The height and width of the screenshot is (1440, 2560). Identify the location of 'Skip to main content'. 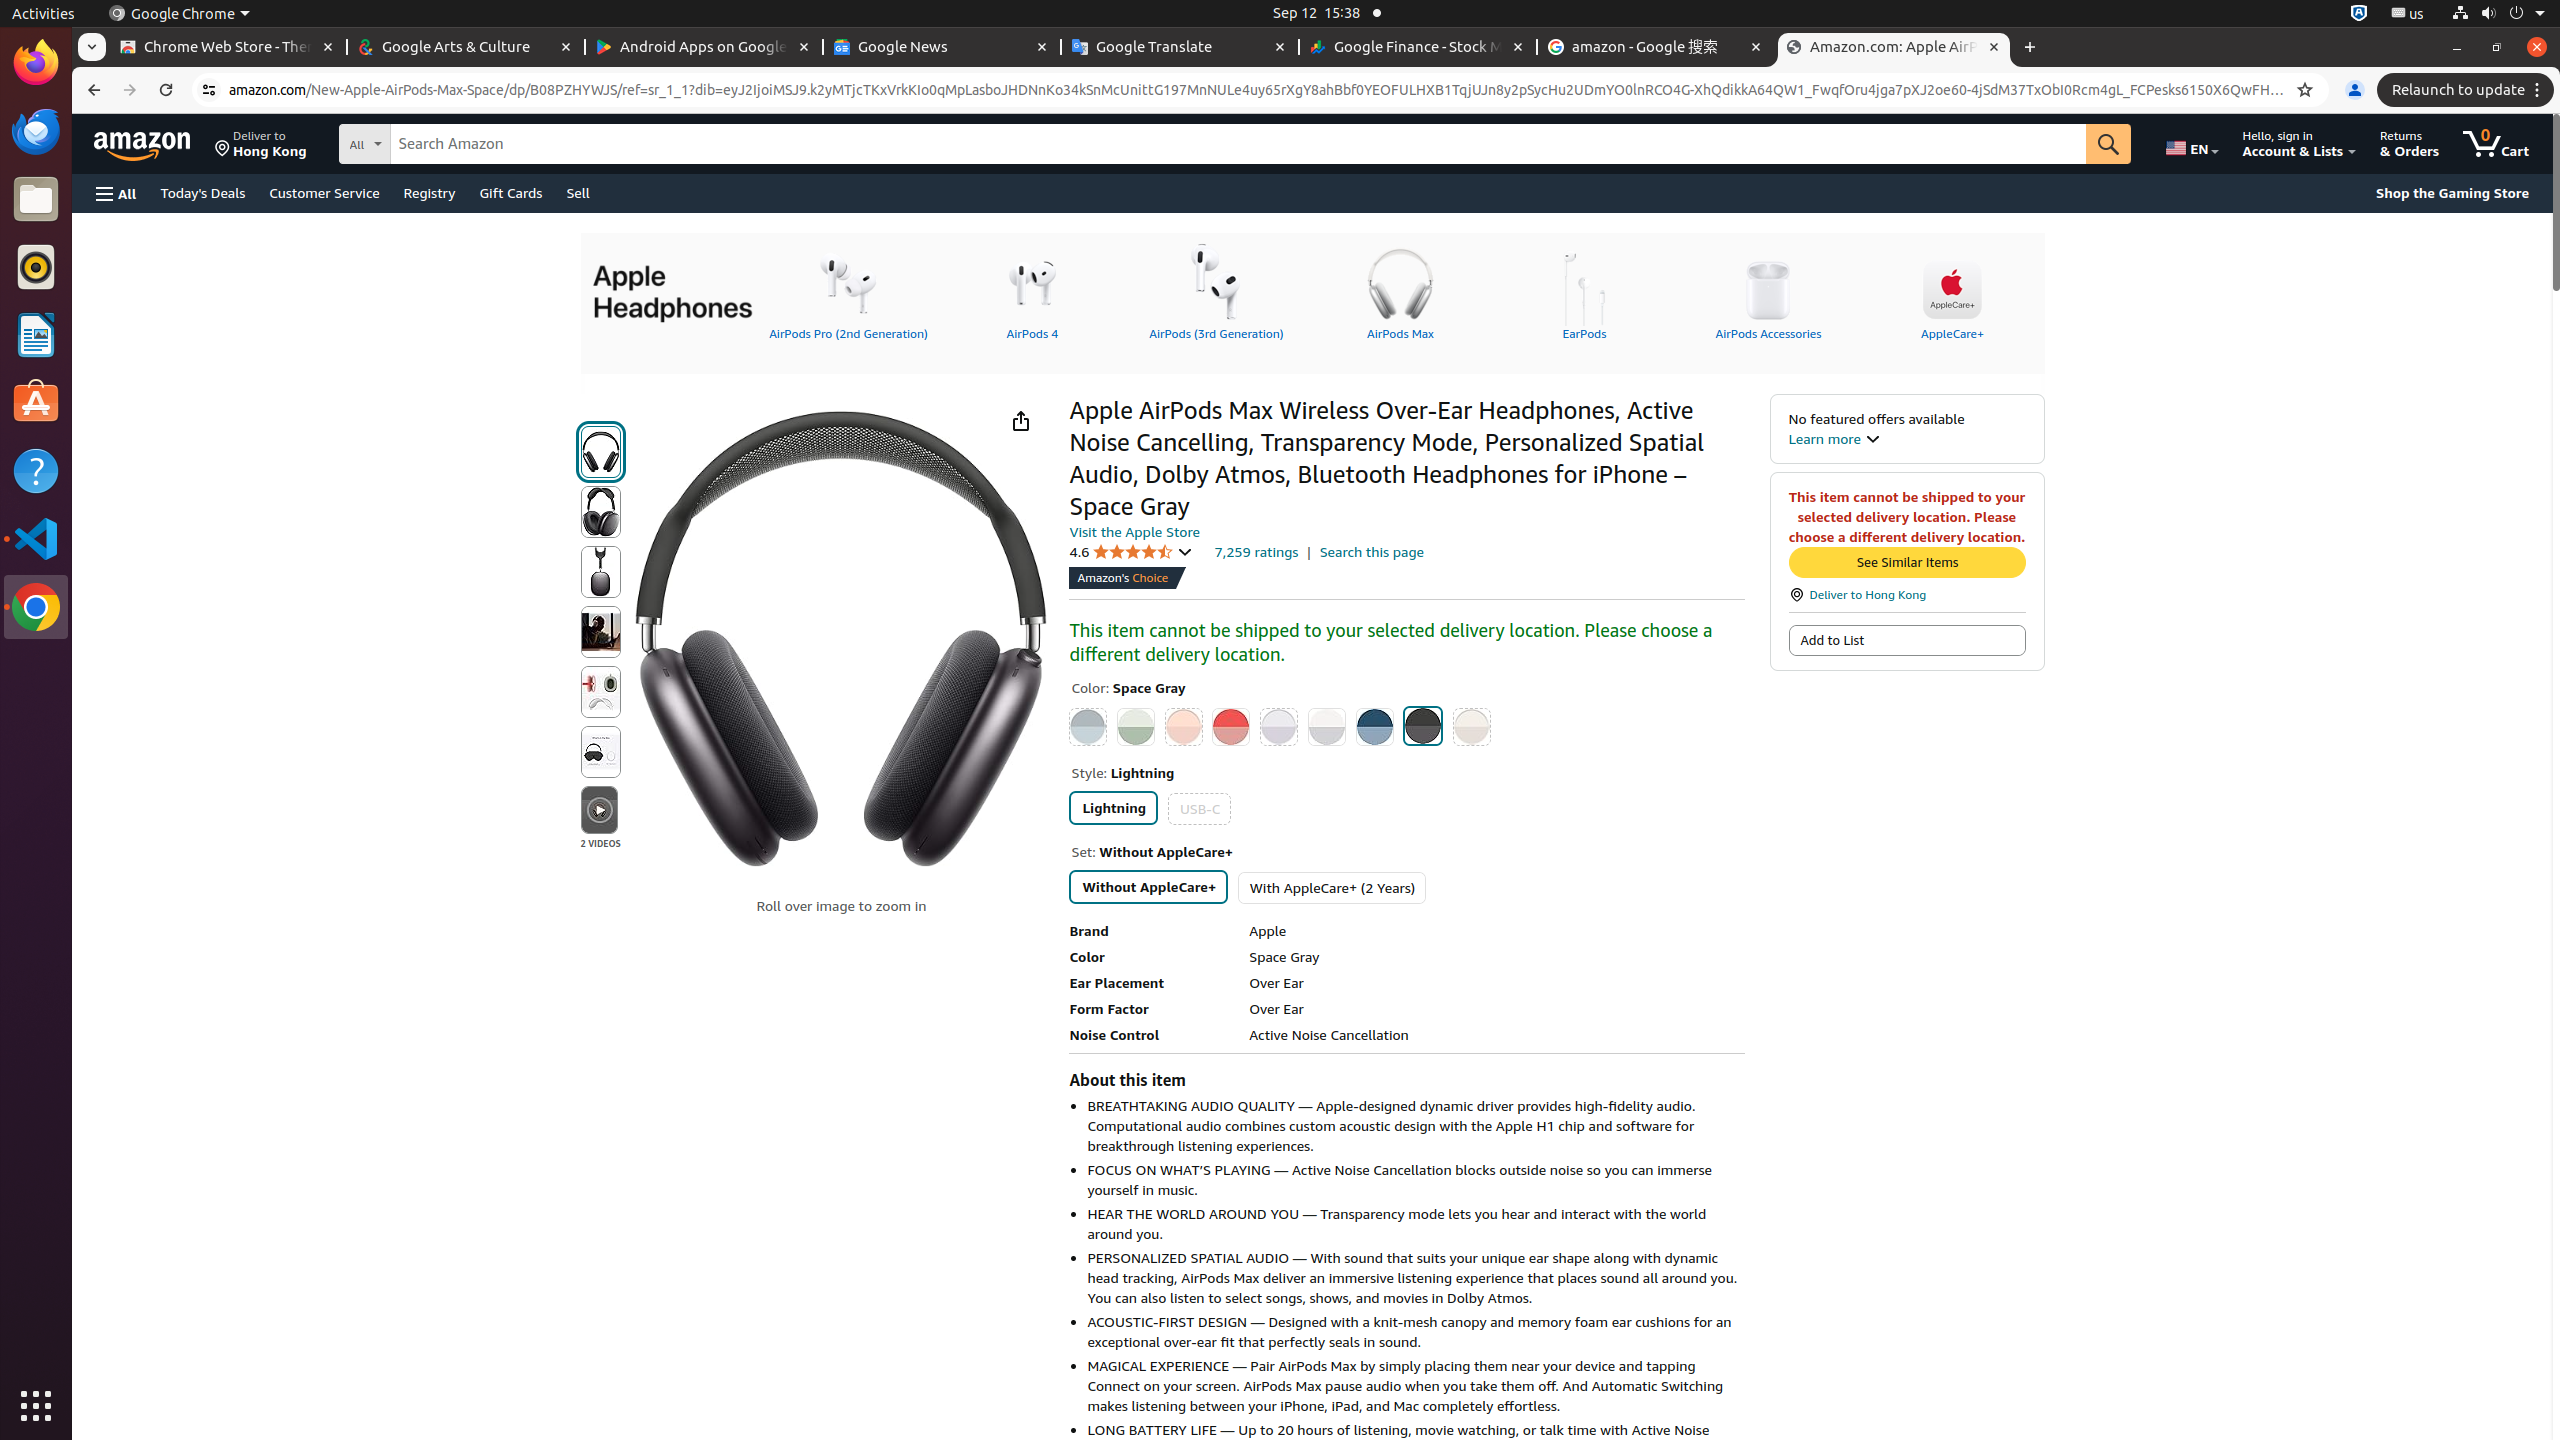
(154, 141).